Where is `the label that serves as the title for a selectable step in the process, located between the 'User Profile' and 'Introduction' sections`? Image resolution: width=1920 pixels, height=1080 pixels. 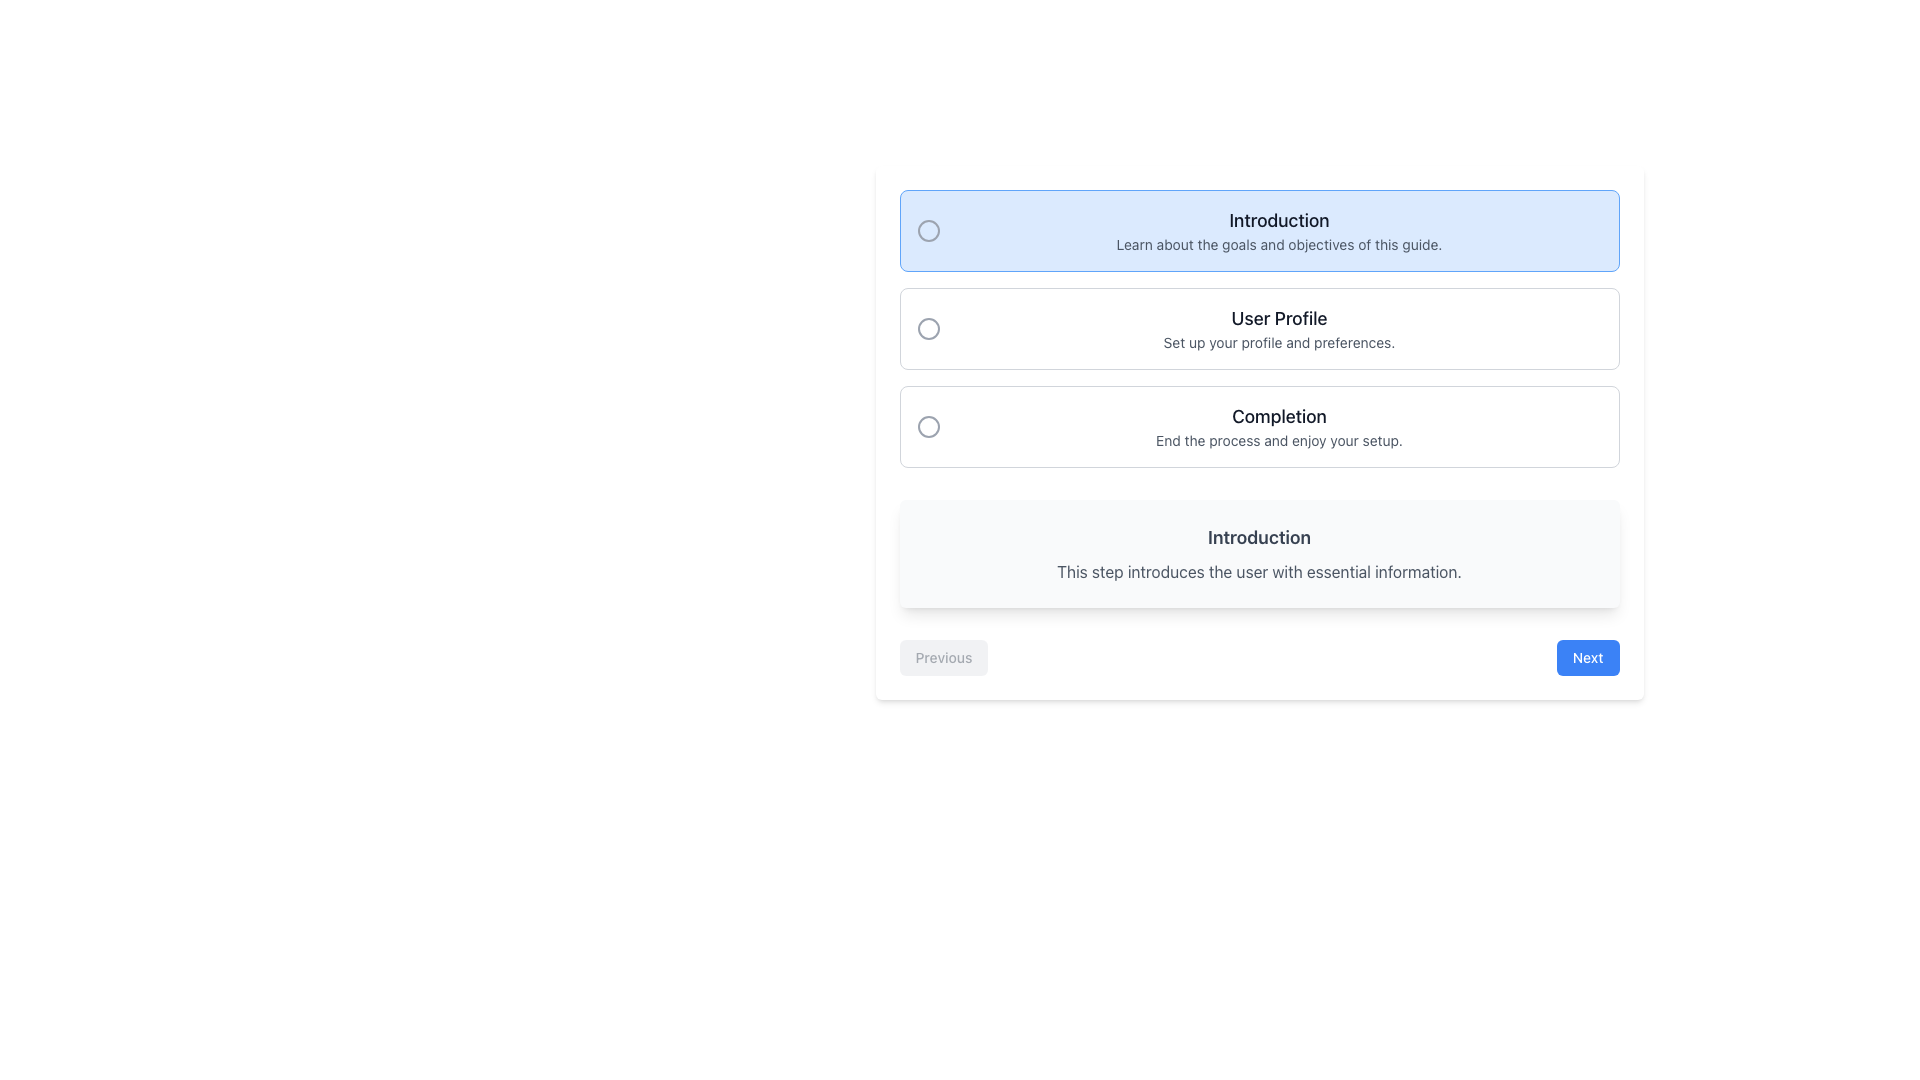 the label that serves as the title for a selectable step in the process, located between the 'User Profile' and 'Introduction' sections is located at coordinates (1278, 415).